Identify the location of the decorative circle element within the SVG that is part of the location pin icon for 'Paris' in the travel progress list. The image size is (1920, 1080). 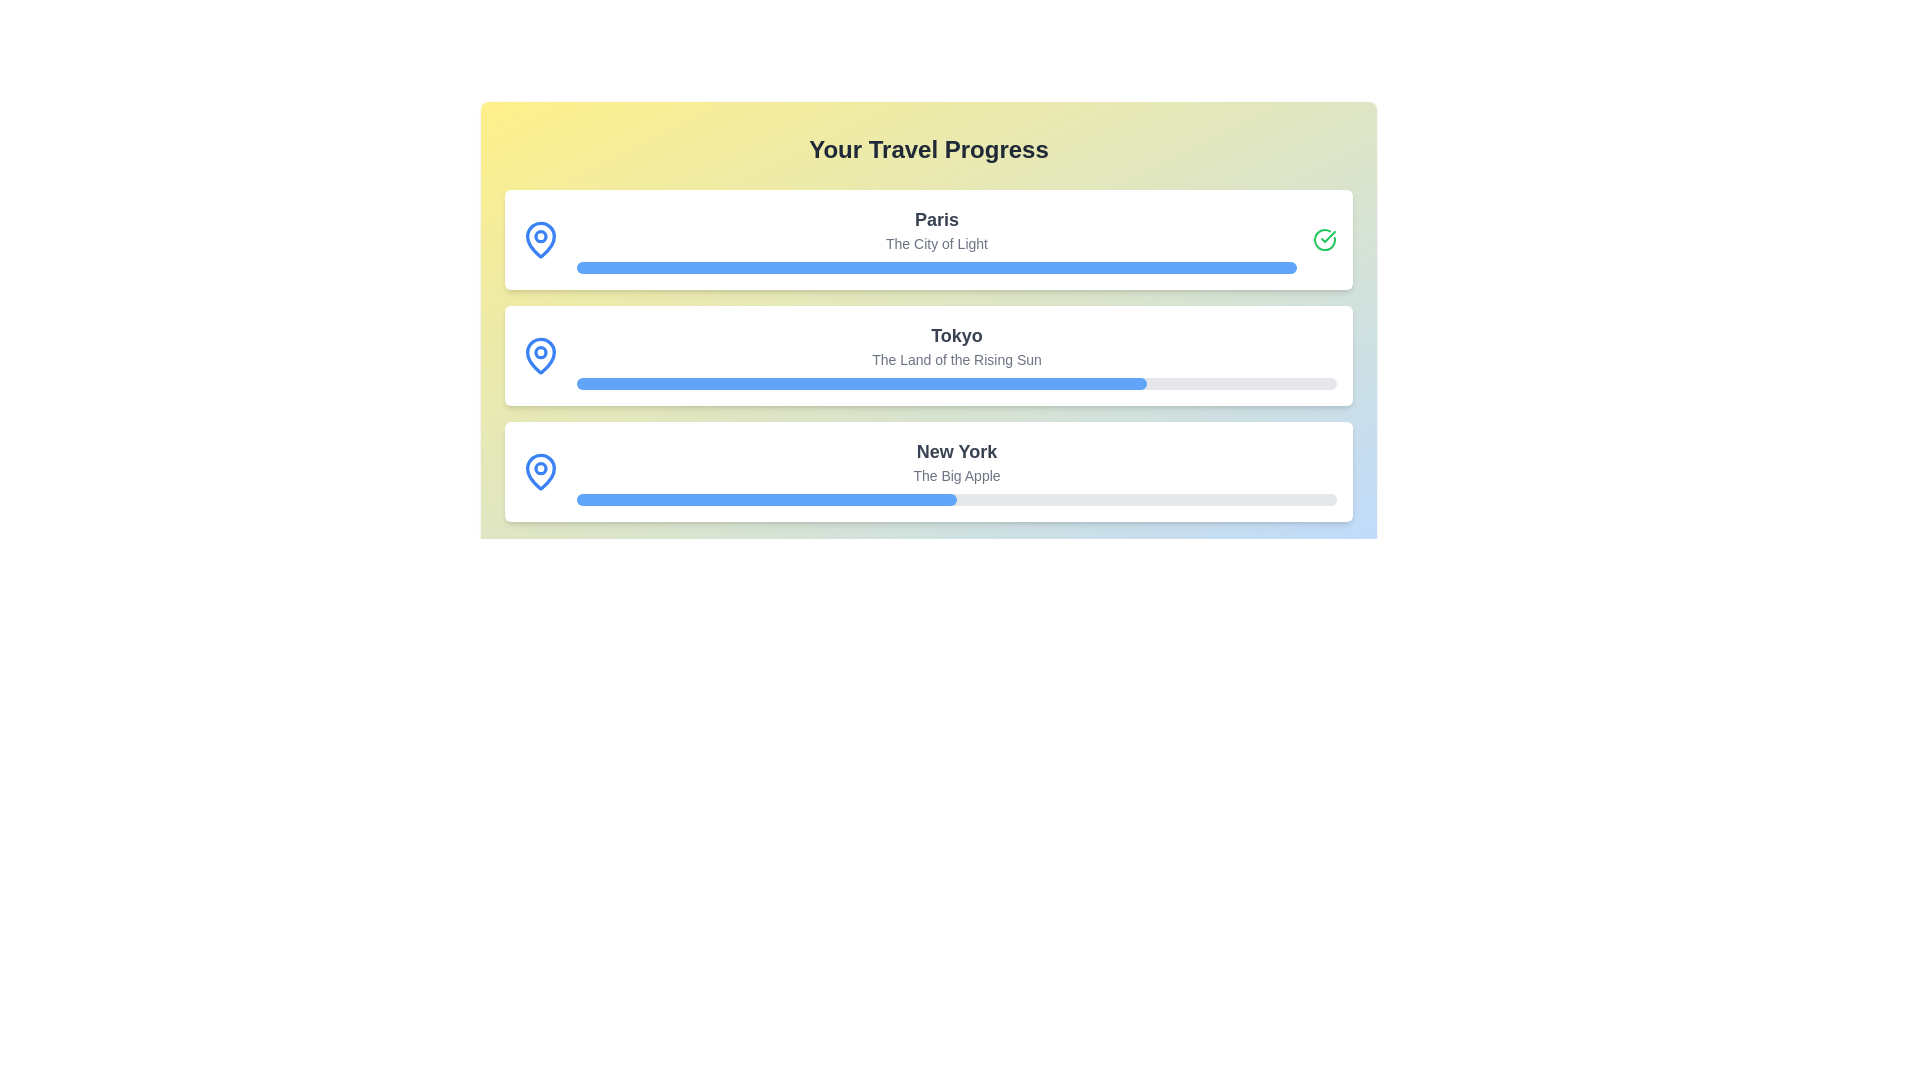
(541, 234).